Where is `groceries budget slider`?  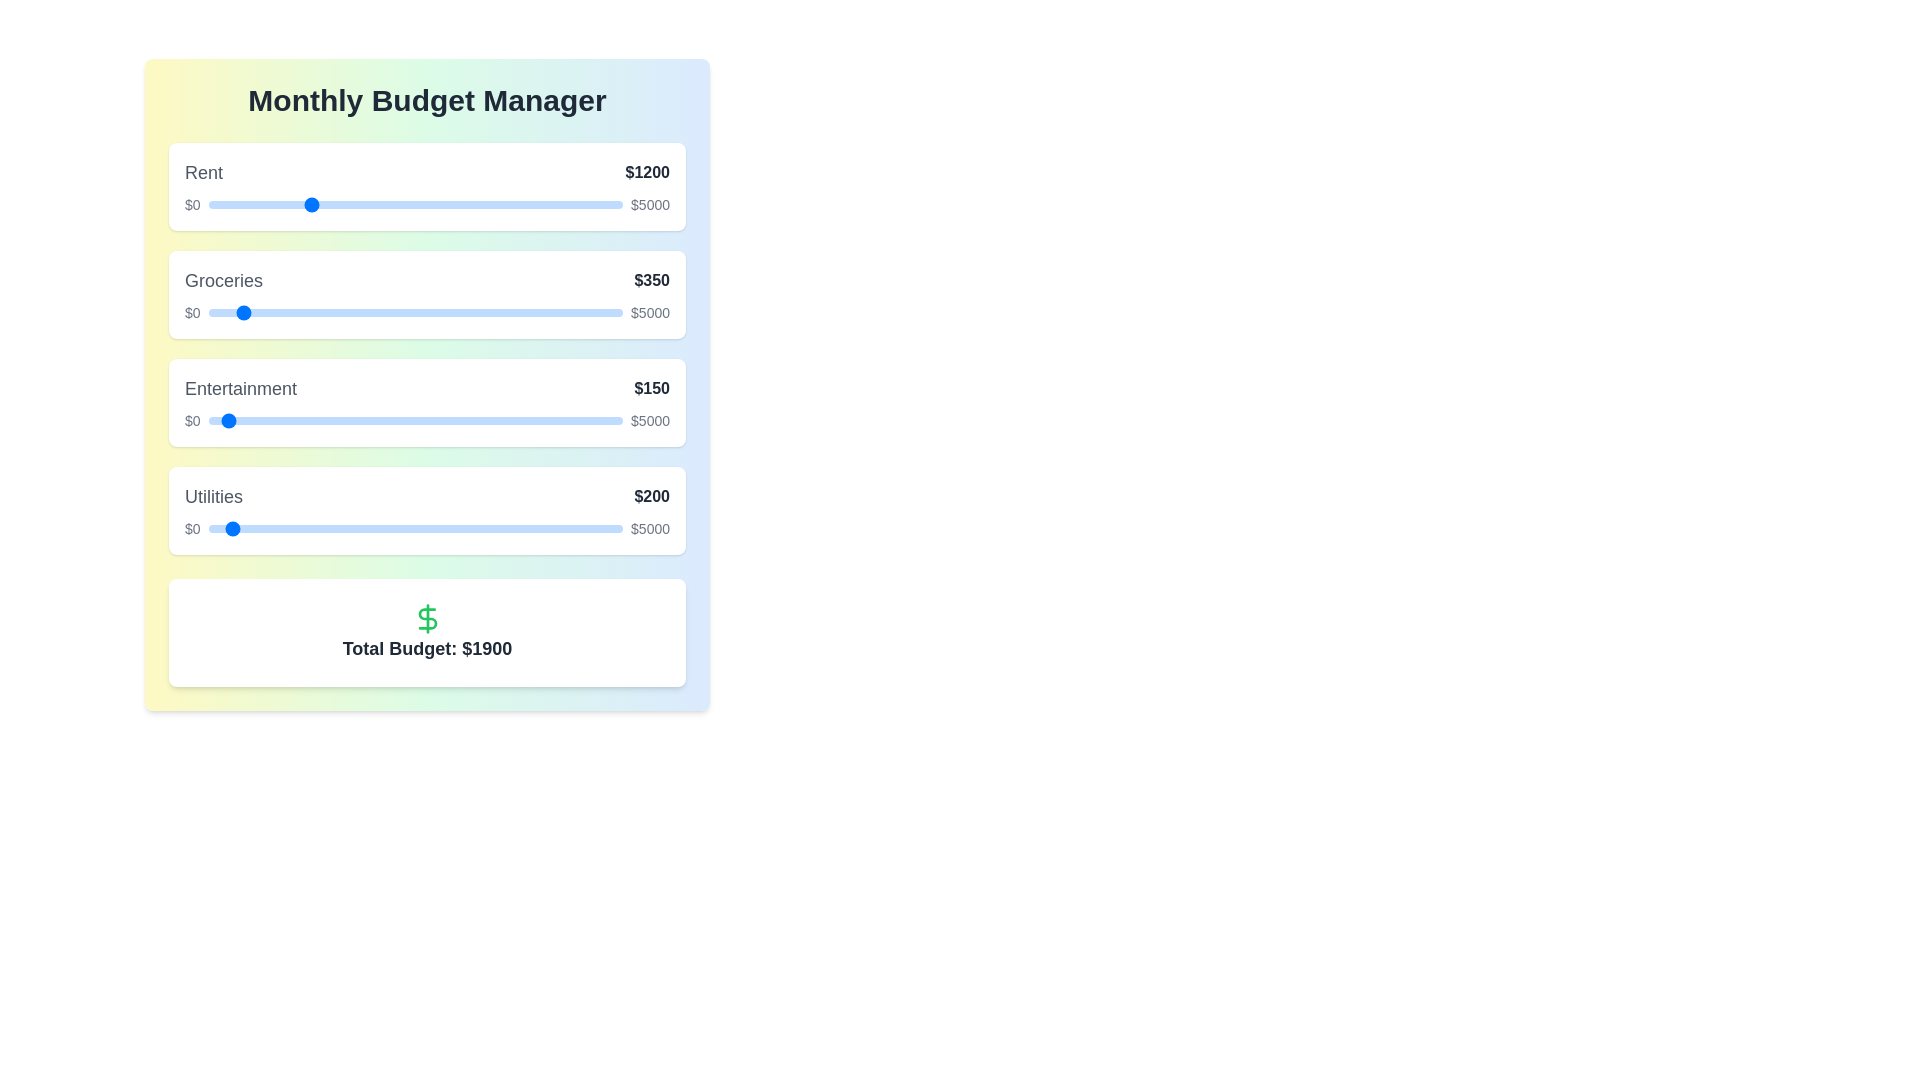 groceries budget slider is located at coordinates (309, 312).